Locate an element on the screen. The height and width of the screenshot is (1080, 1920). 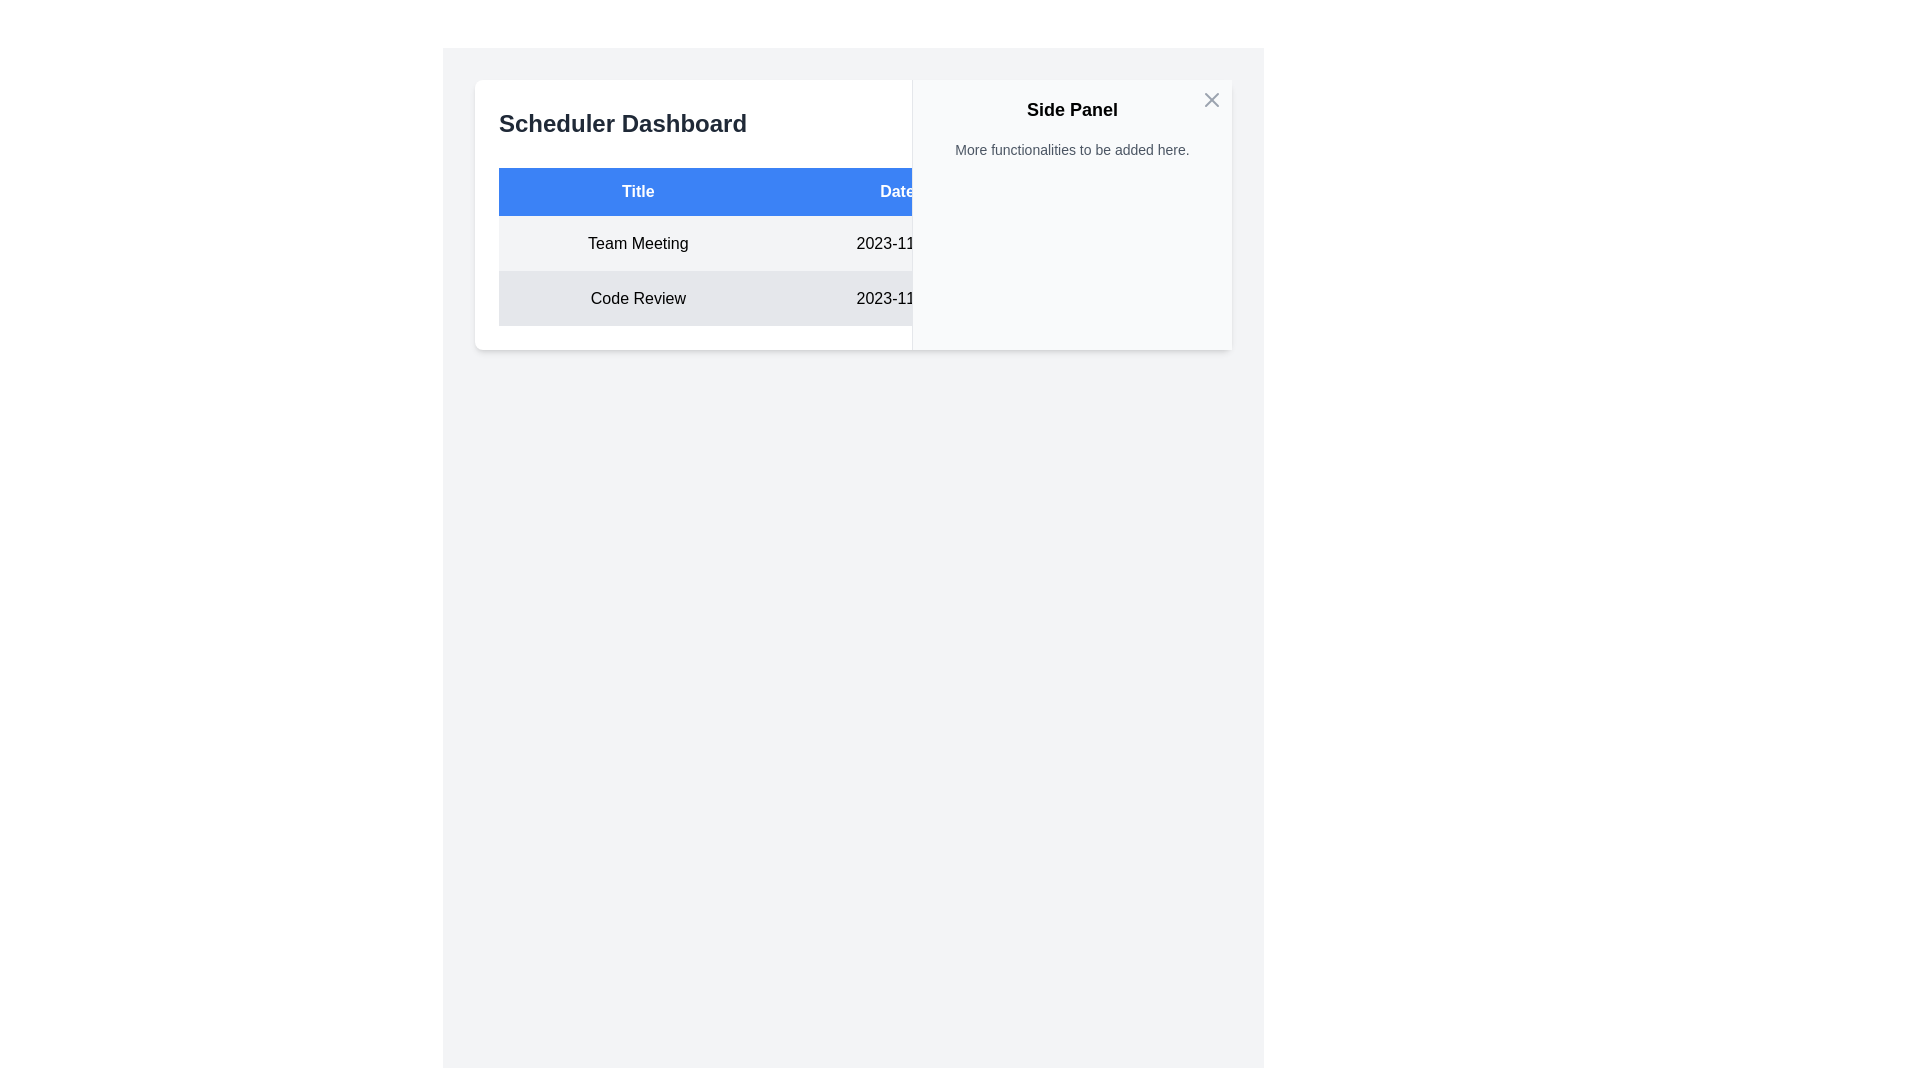
the decorative Circle SVG element located in the top-right corner of the side panel, adjacent to other UI items is located at coordinates (1097, 123).